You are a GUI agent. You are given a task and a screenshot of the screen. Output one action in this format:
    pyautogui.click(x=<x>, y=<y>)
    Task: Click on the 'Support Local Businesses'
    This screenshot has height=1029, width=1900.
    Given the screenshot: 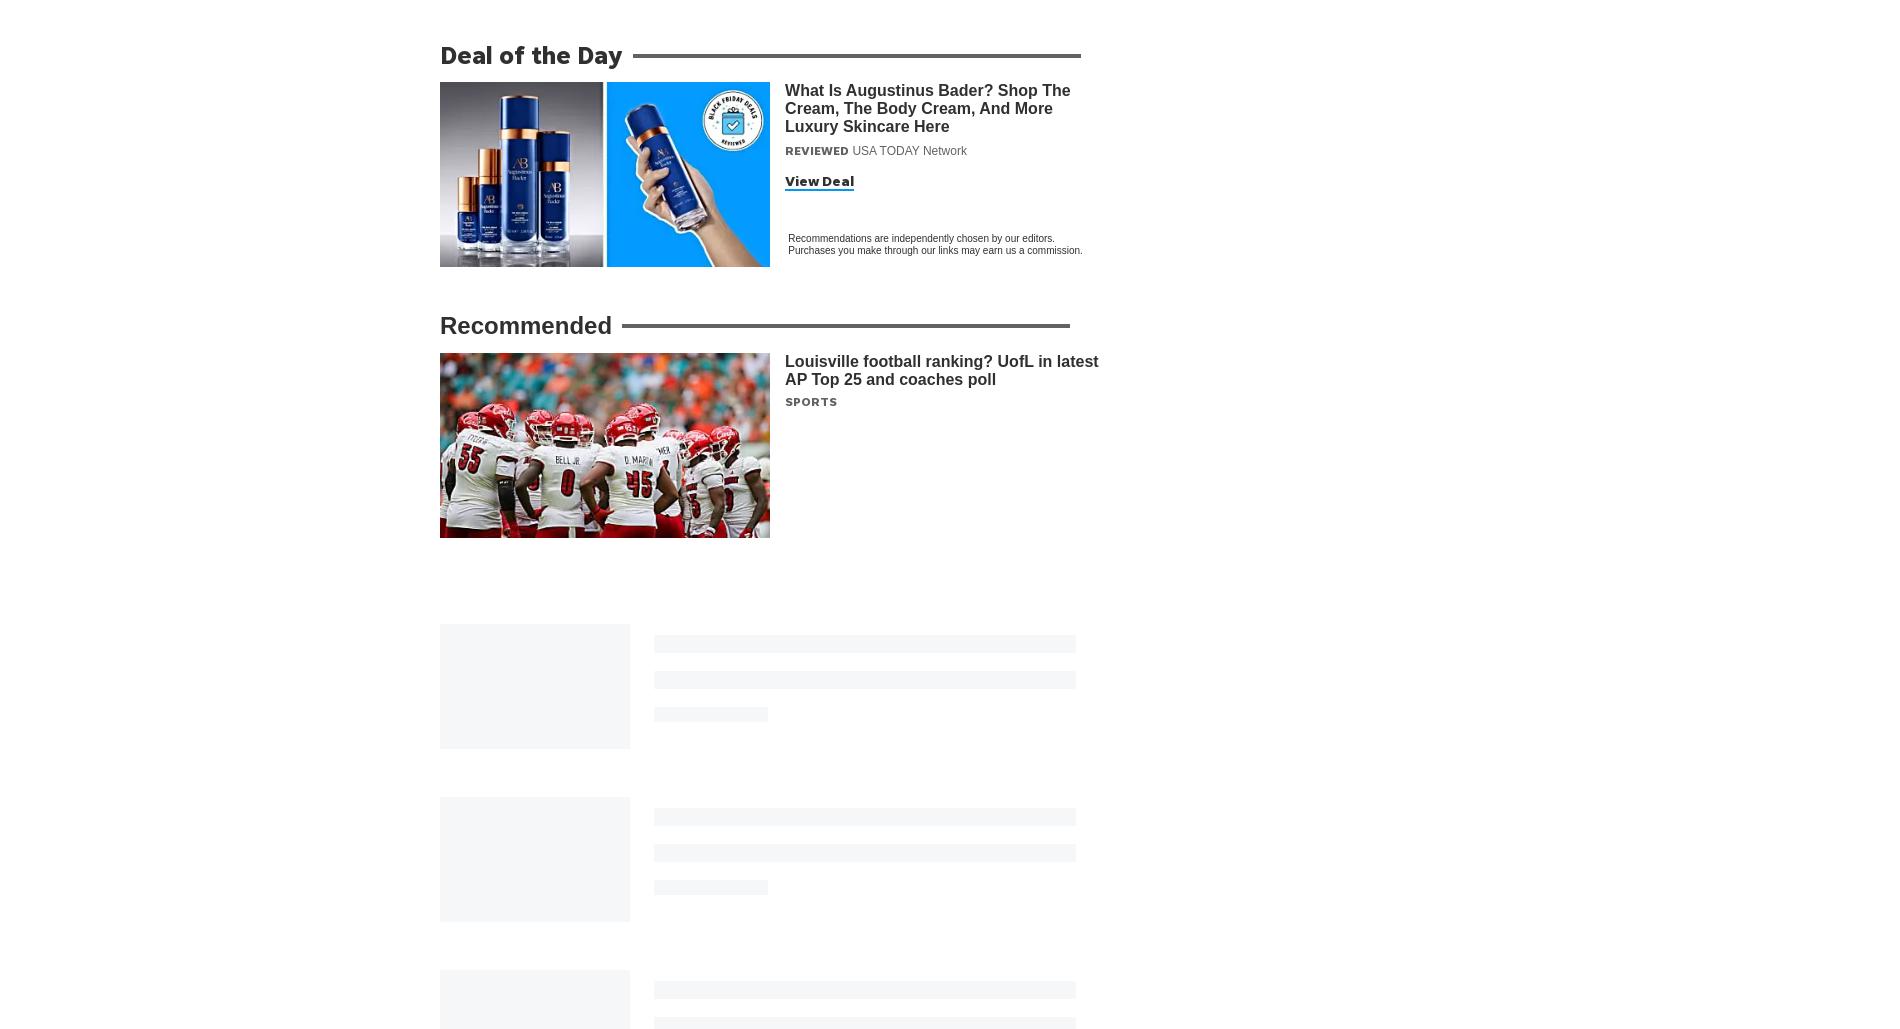 What is the action you would take?
    pyautogui.click(x=808, y=950)
    